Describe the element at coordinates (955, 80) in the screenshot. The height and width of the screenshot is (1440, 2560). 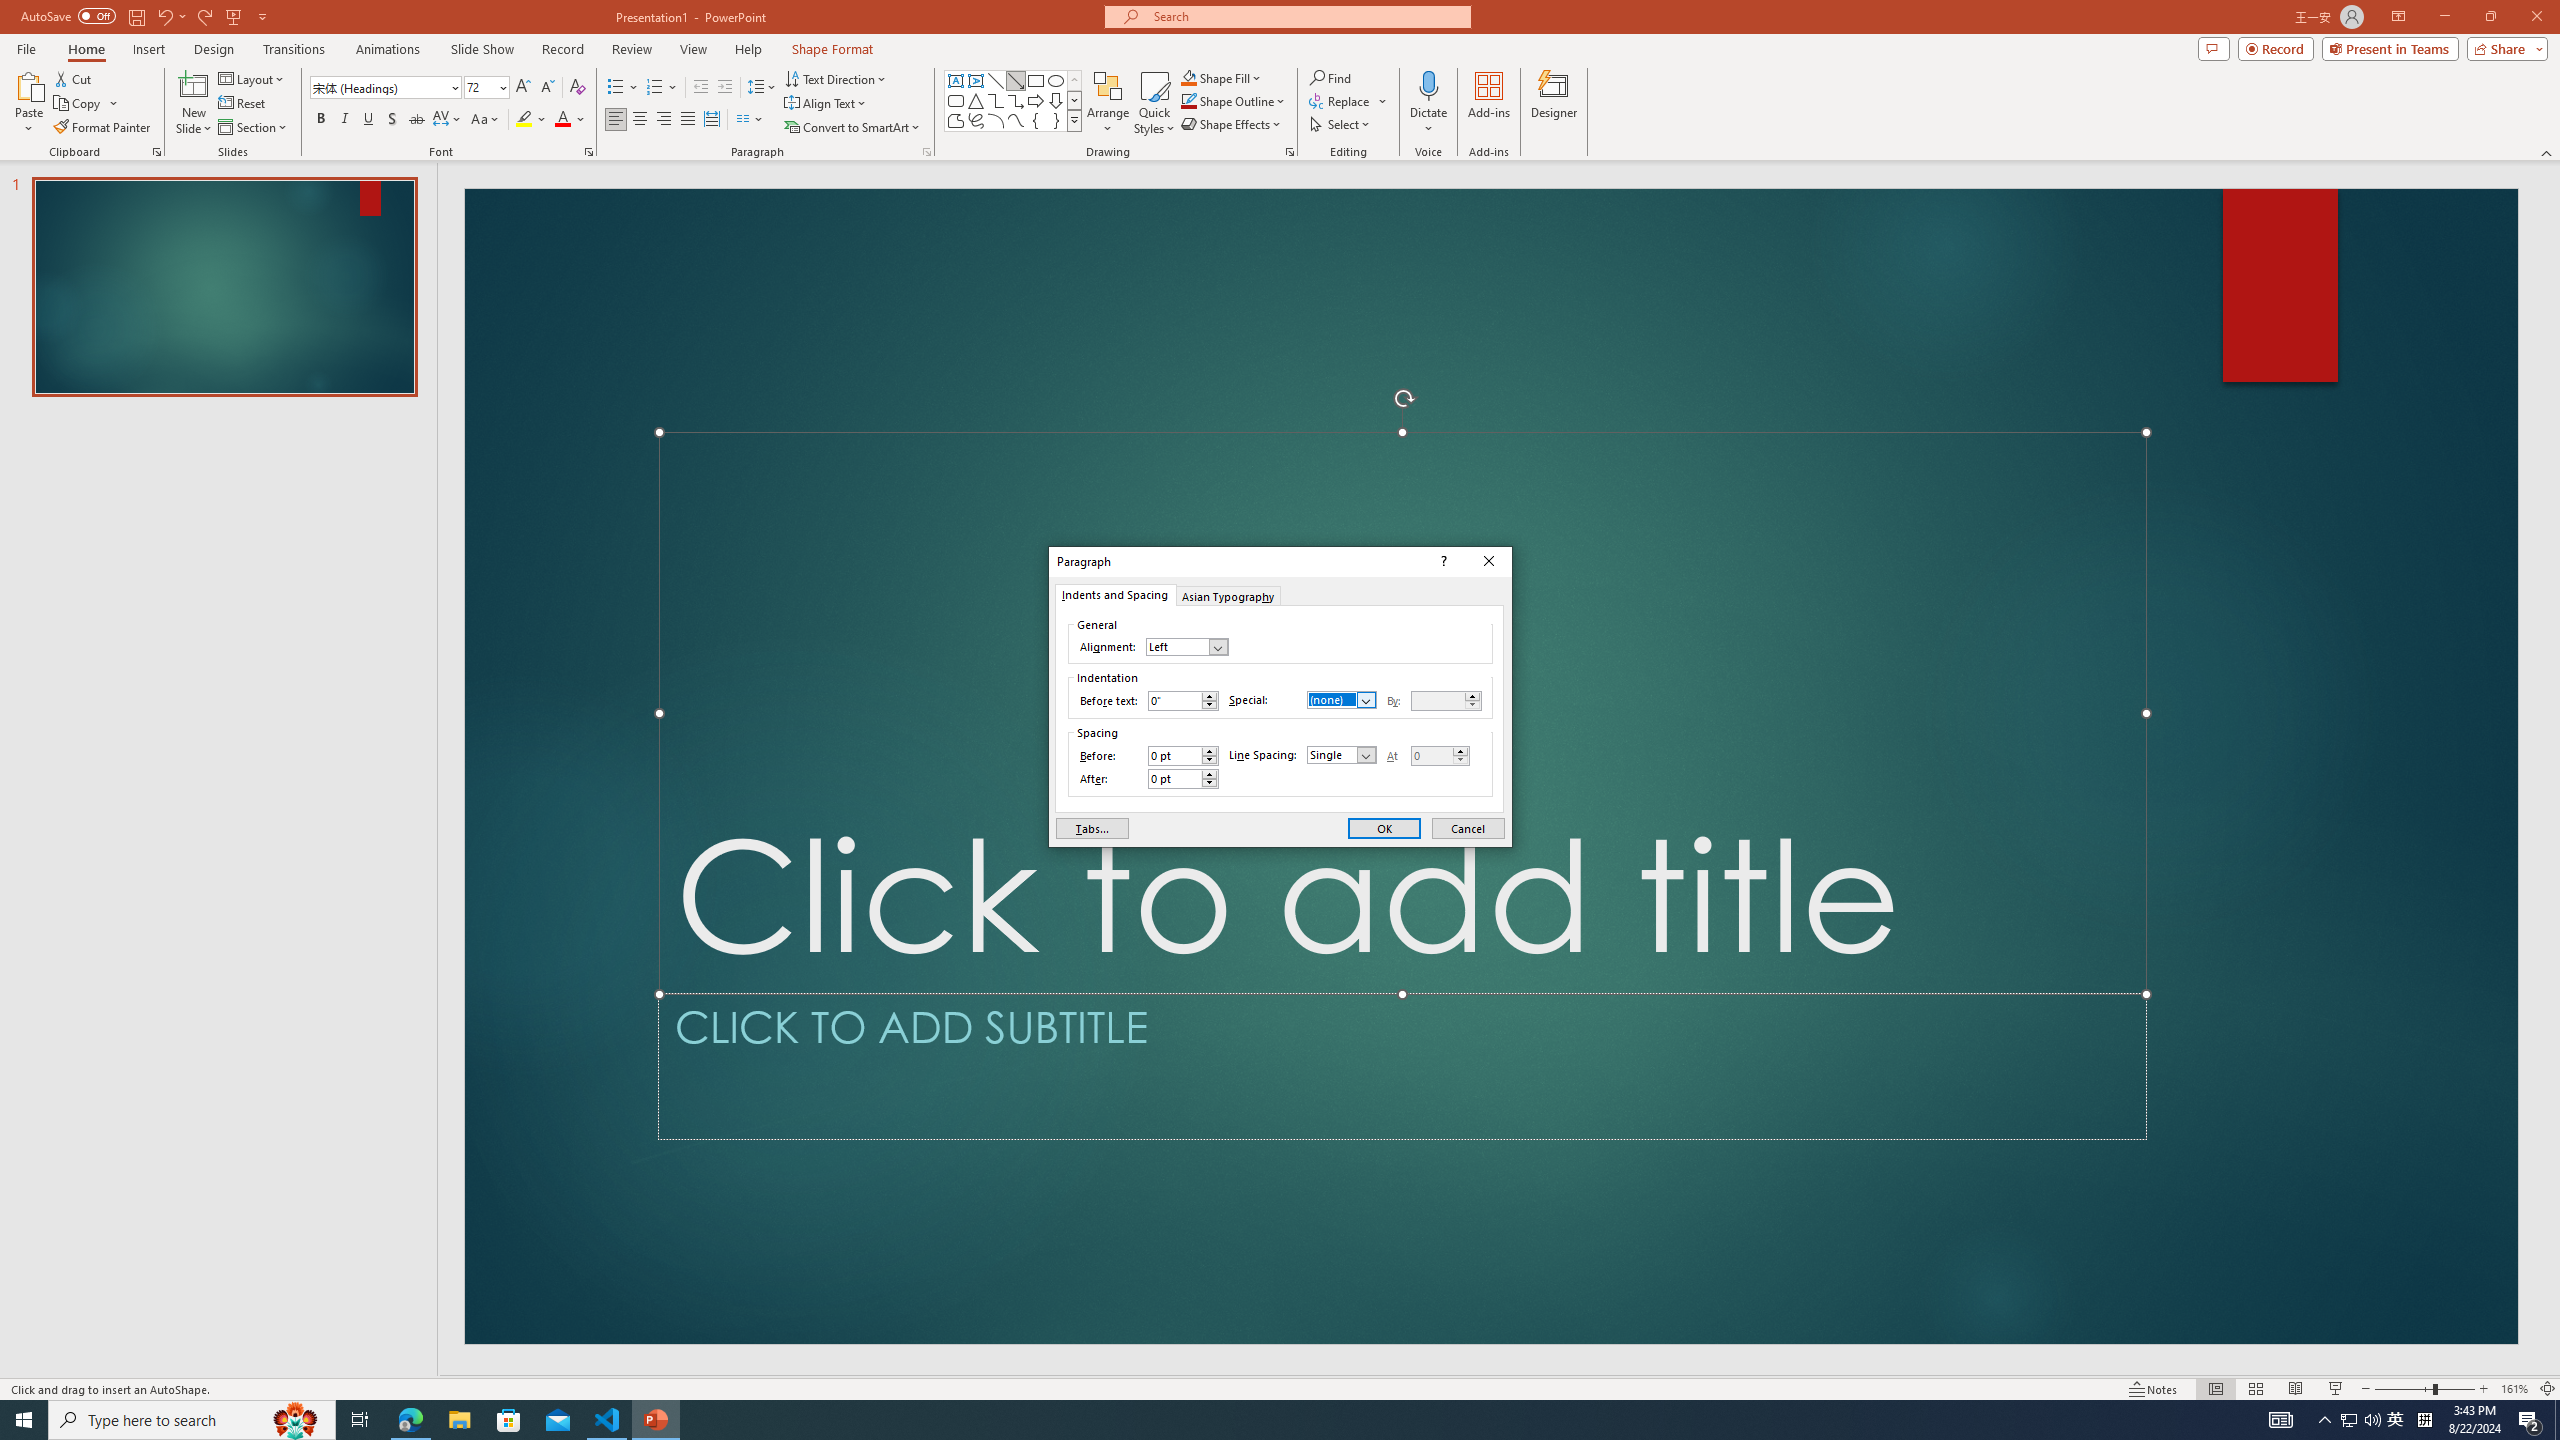
I see `'Text Box'` at that location.